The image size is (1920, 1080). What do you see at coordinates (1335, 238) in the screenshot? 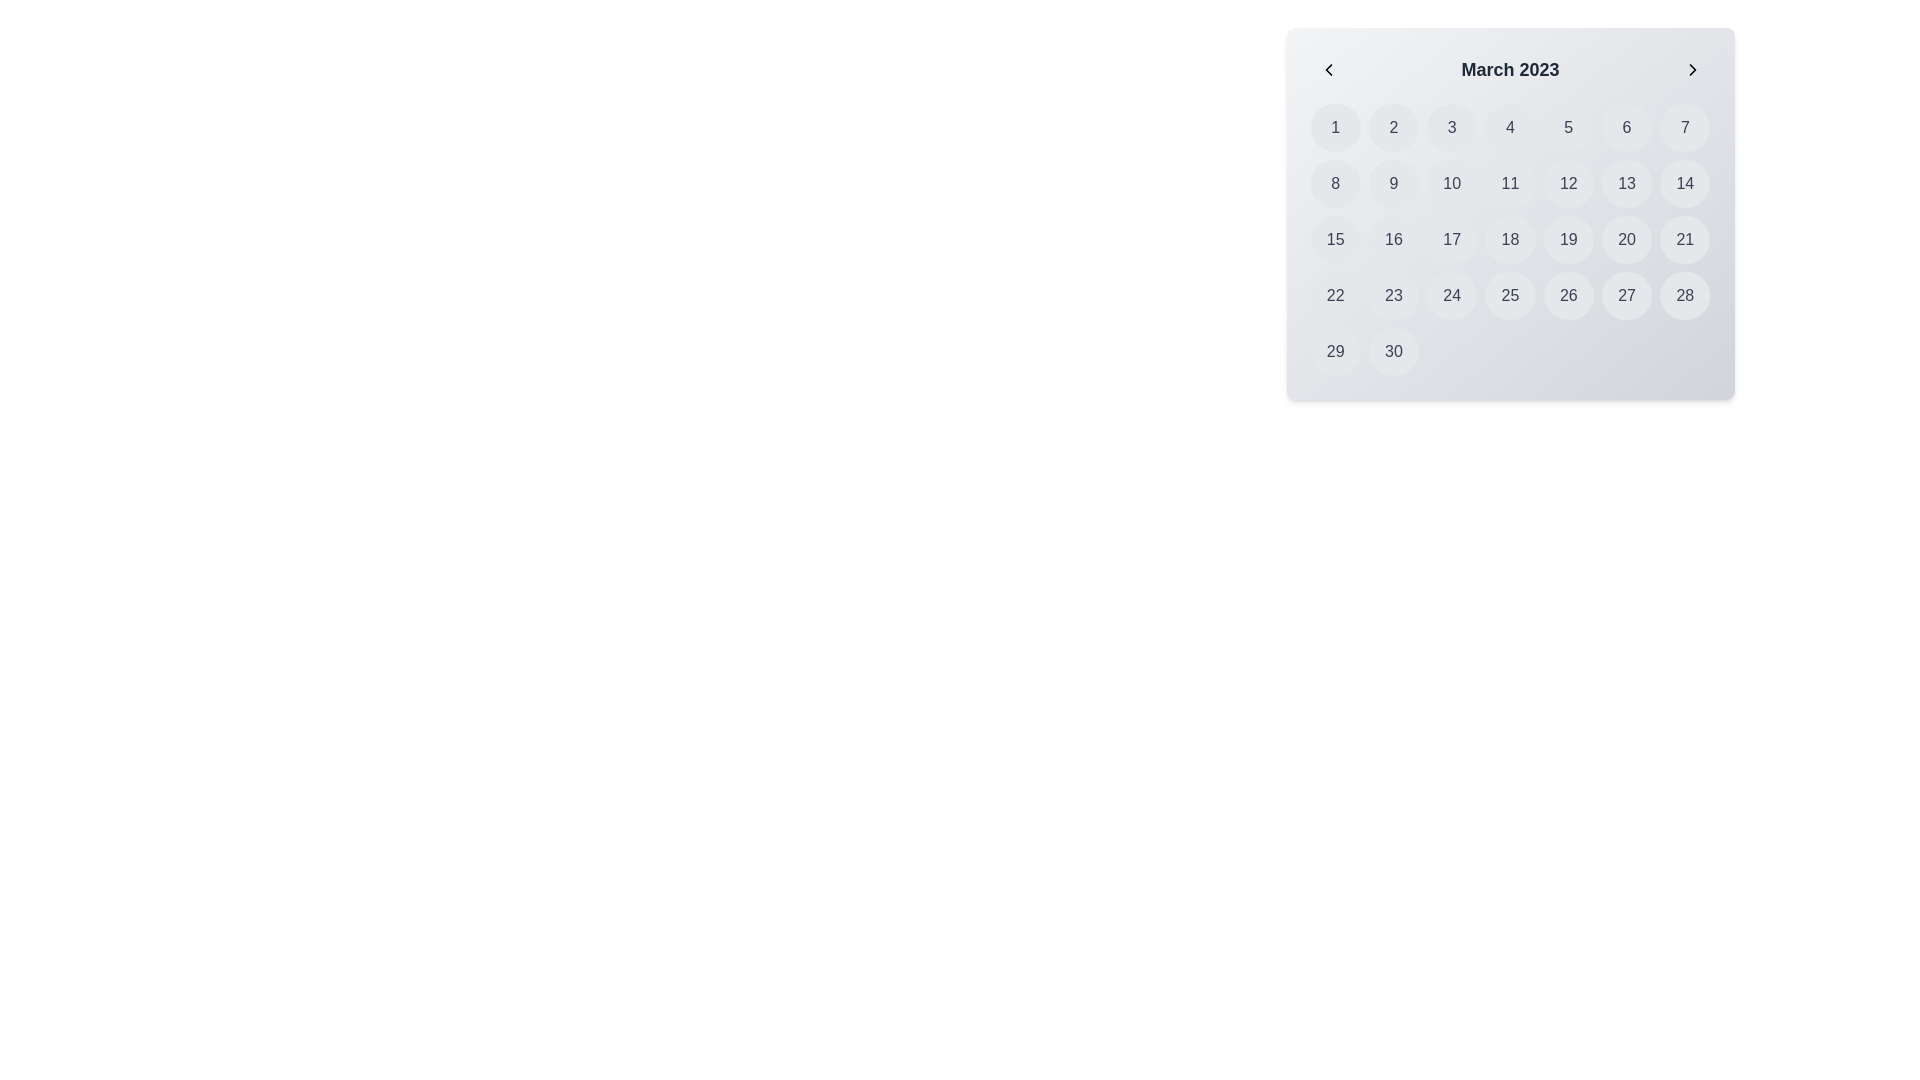
I see `the circular button labeled '15' with a dark gray font` at bounding box center [1335, 238].